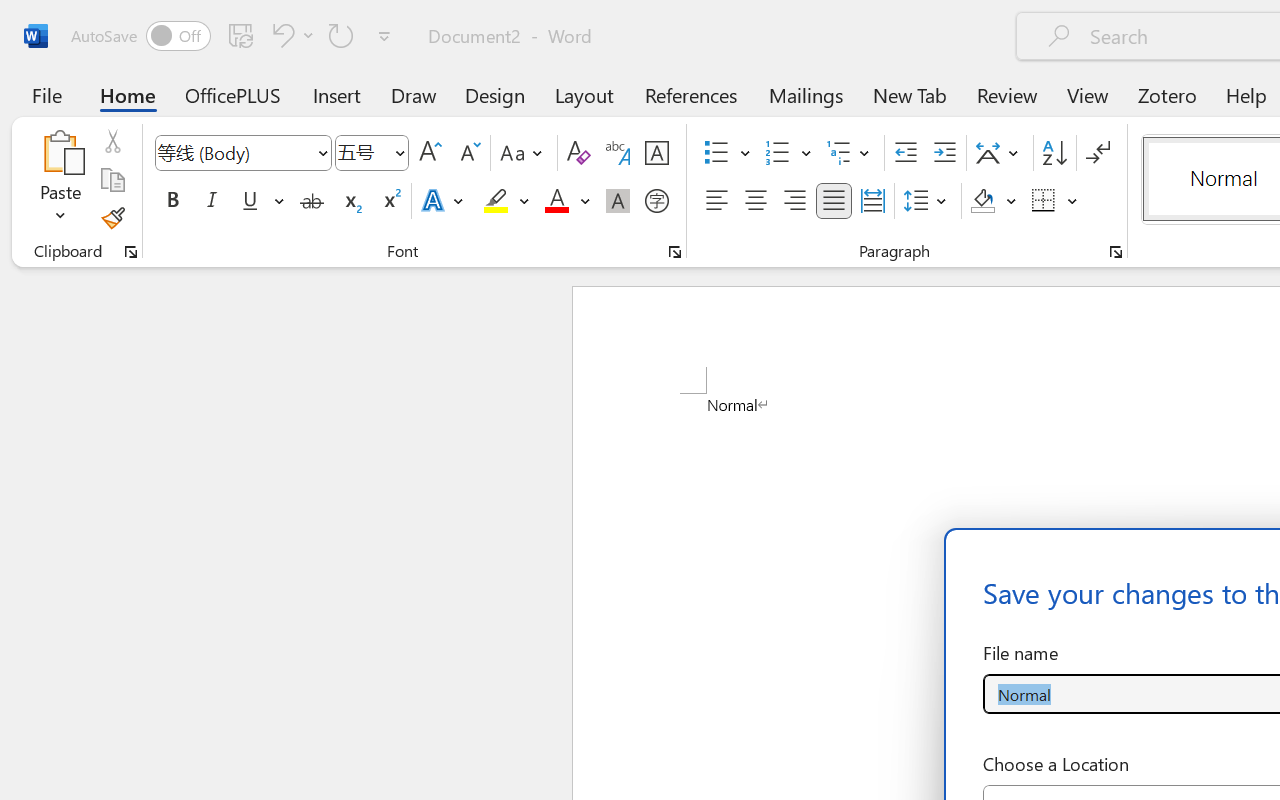 Image resolution: width=1280 pixels, height=800 pixels. What do you see at coordinates (1087, 94) in the screenshot?
I see `'View'` at bounding box center [1087, 94].